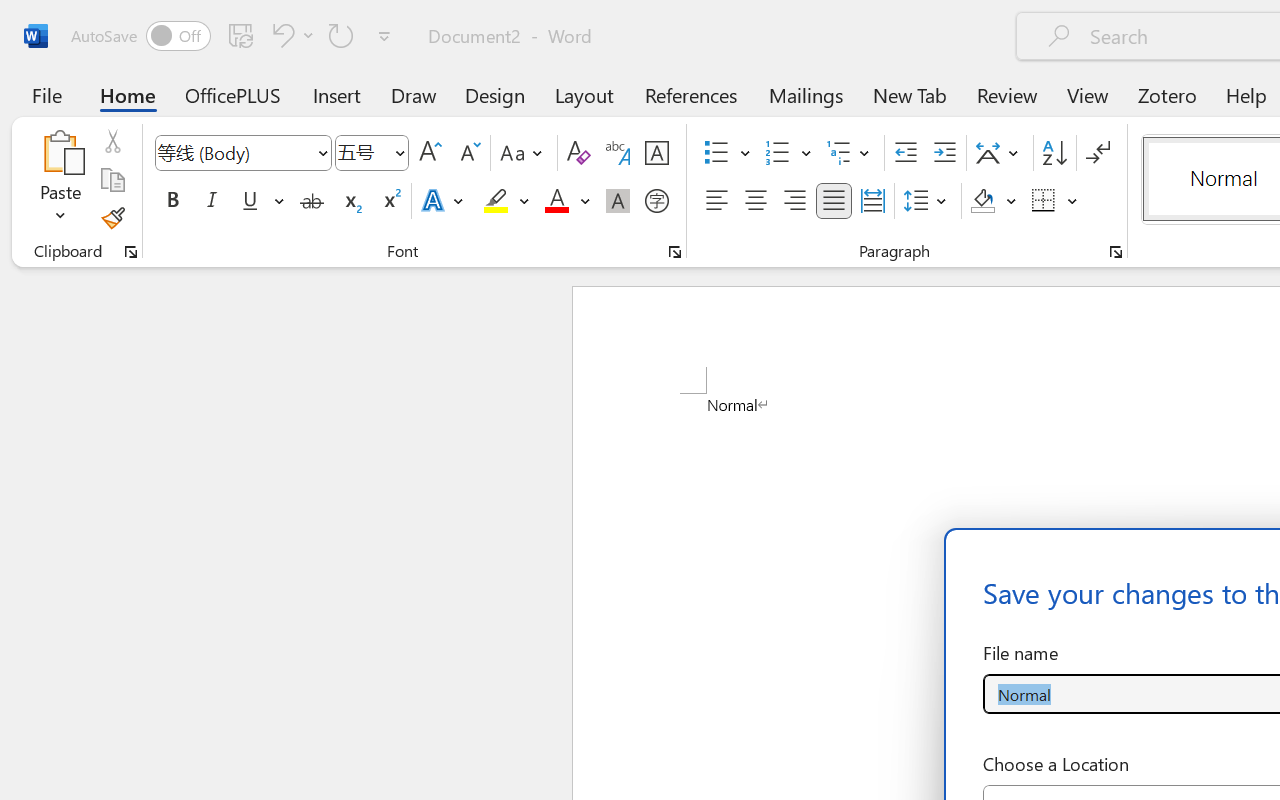 Image resolution: width=1280 pixels, height=800 pixels. What do you see at coordinates (1087, 94) in the screenshot?
I see `'View'` at bounding box center [1087, 94].